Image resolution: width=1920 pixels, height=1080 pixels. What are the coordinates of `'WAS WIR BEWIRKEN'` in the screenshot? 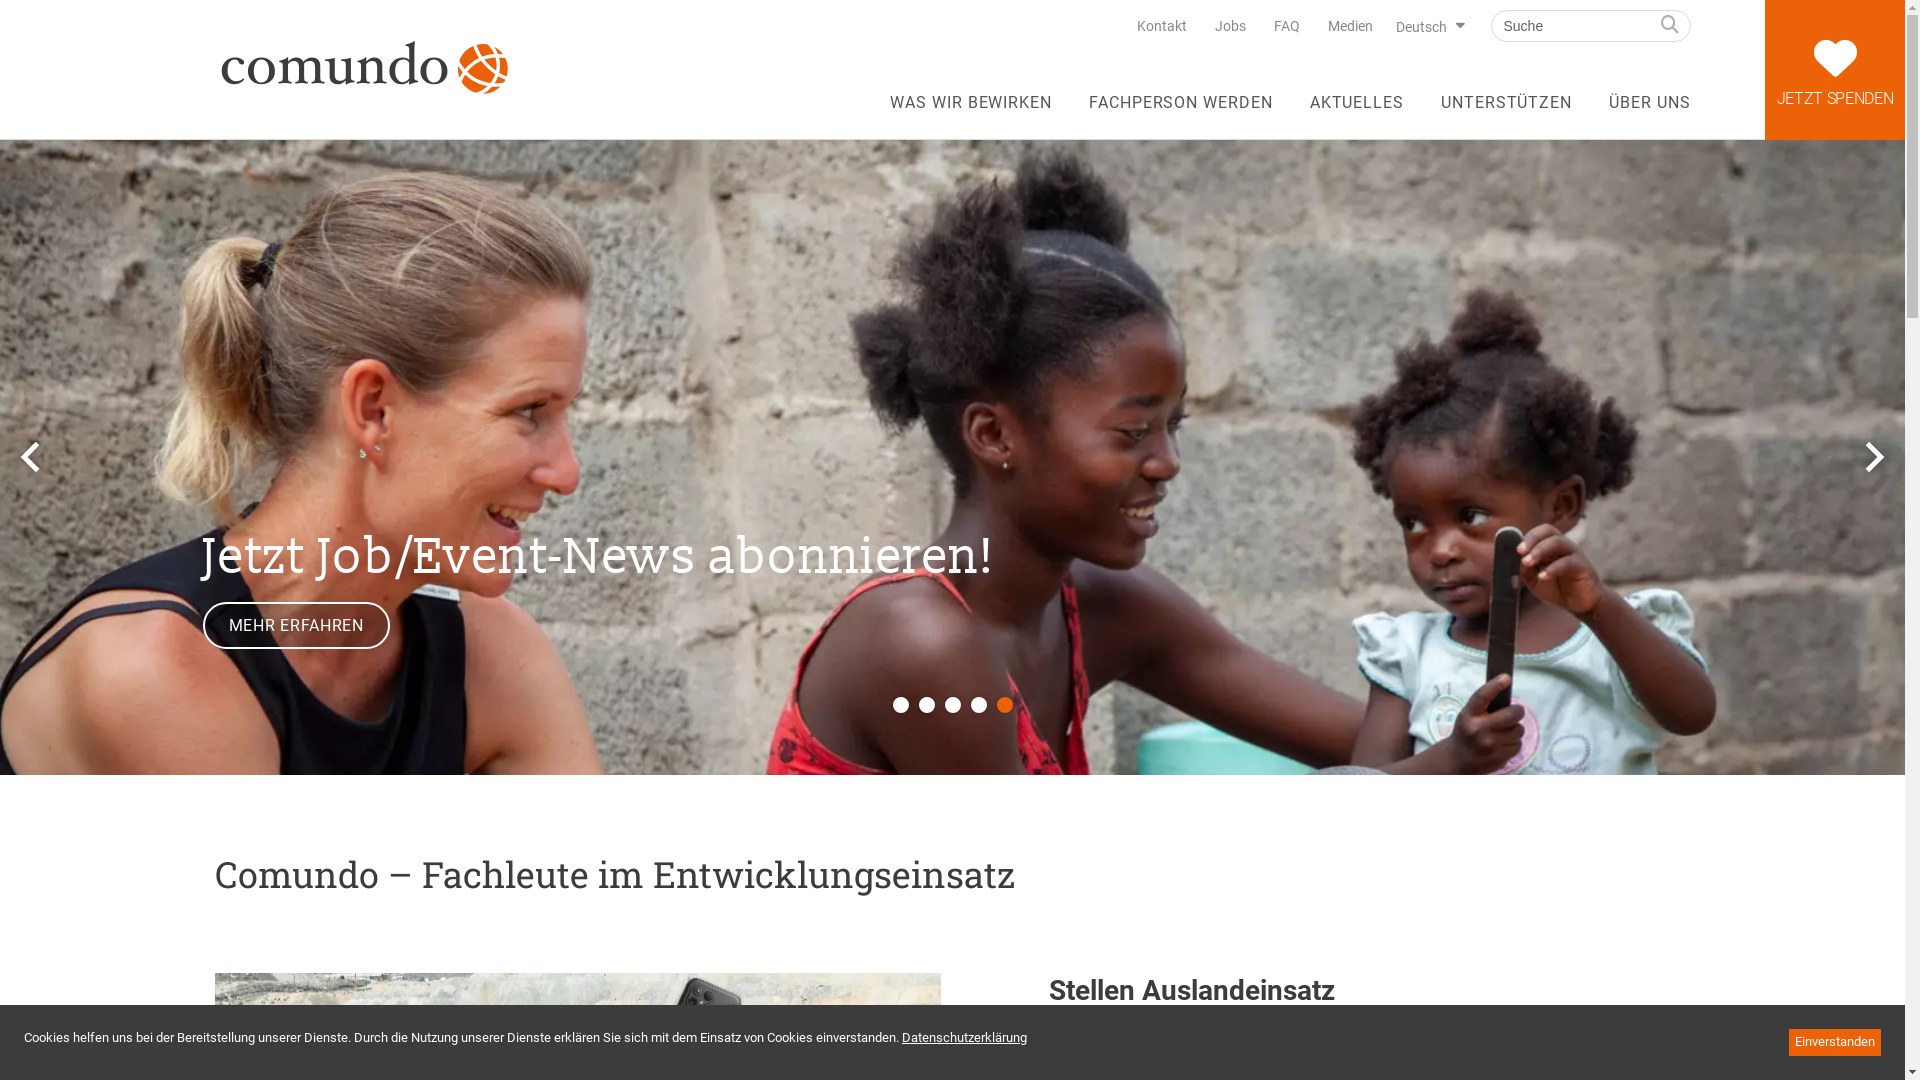 It's located at (970, 111).